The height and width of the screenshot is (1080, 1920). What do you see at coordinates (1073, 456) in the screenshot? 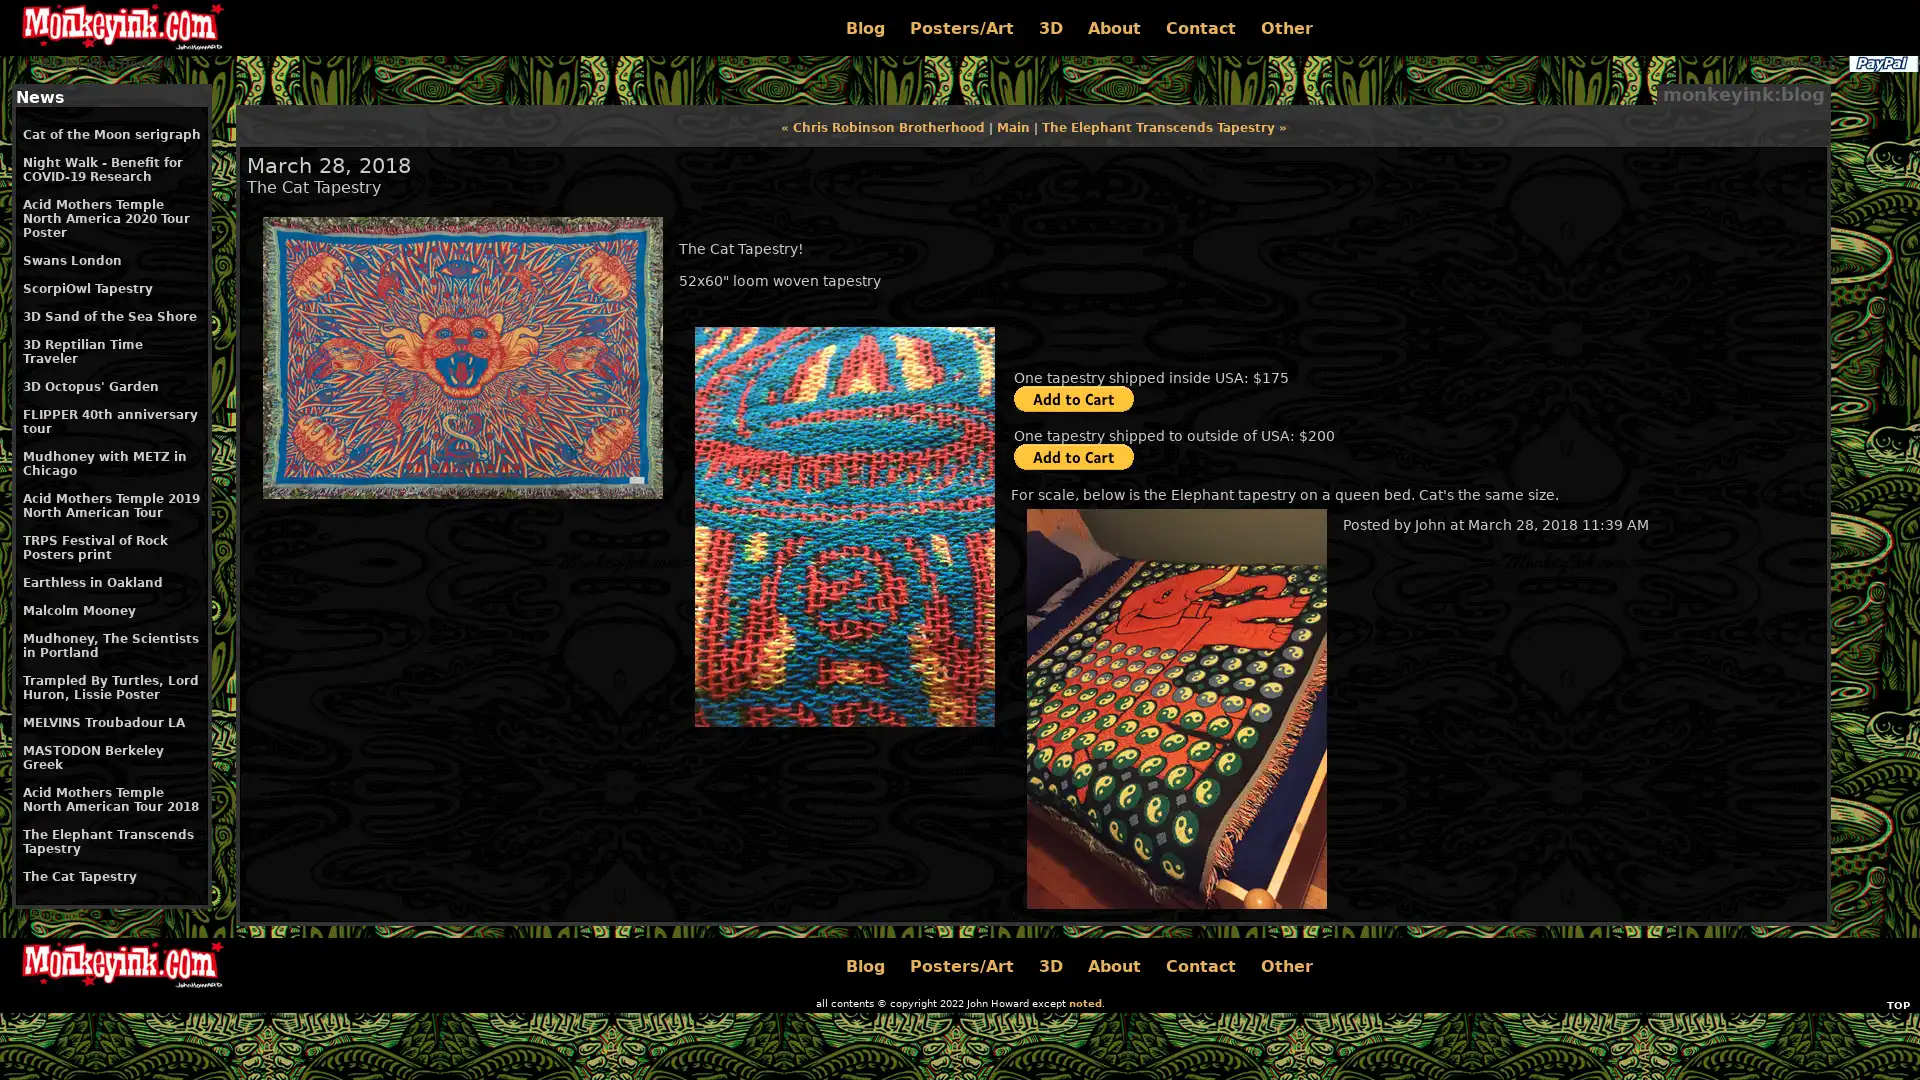
I see `PayPal - The safer, easier way to pay online!` at bounding box center [1073, 456].